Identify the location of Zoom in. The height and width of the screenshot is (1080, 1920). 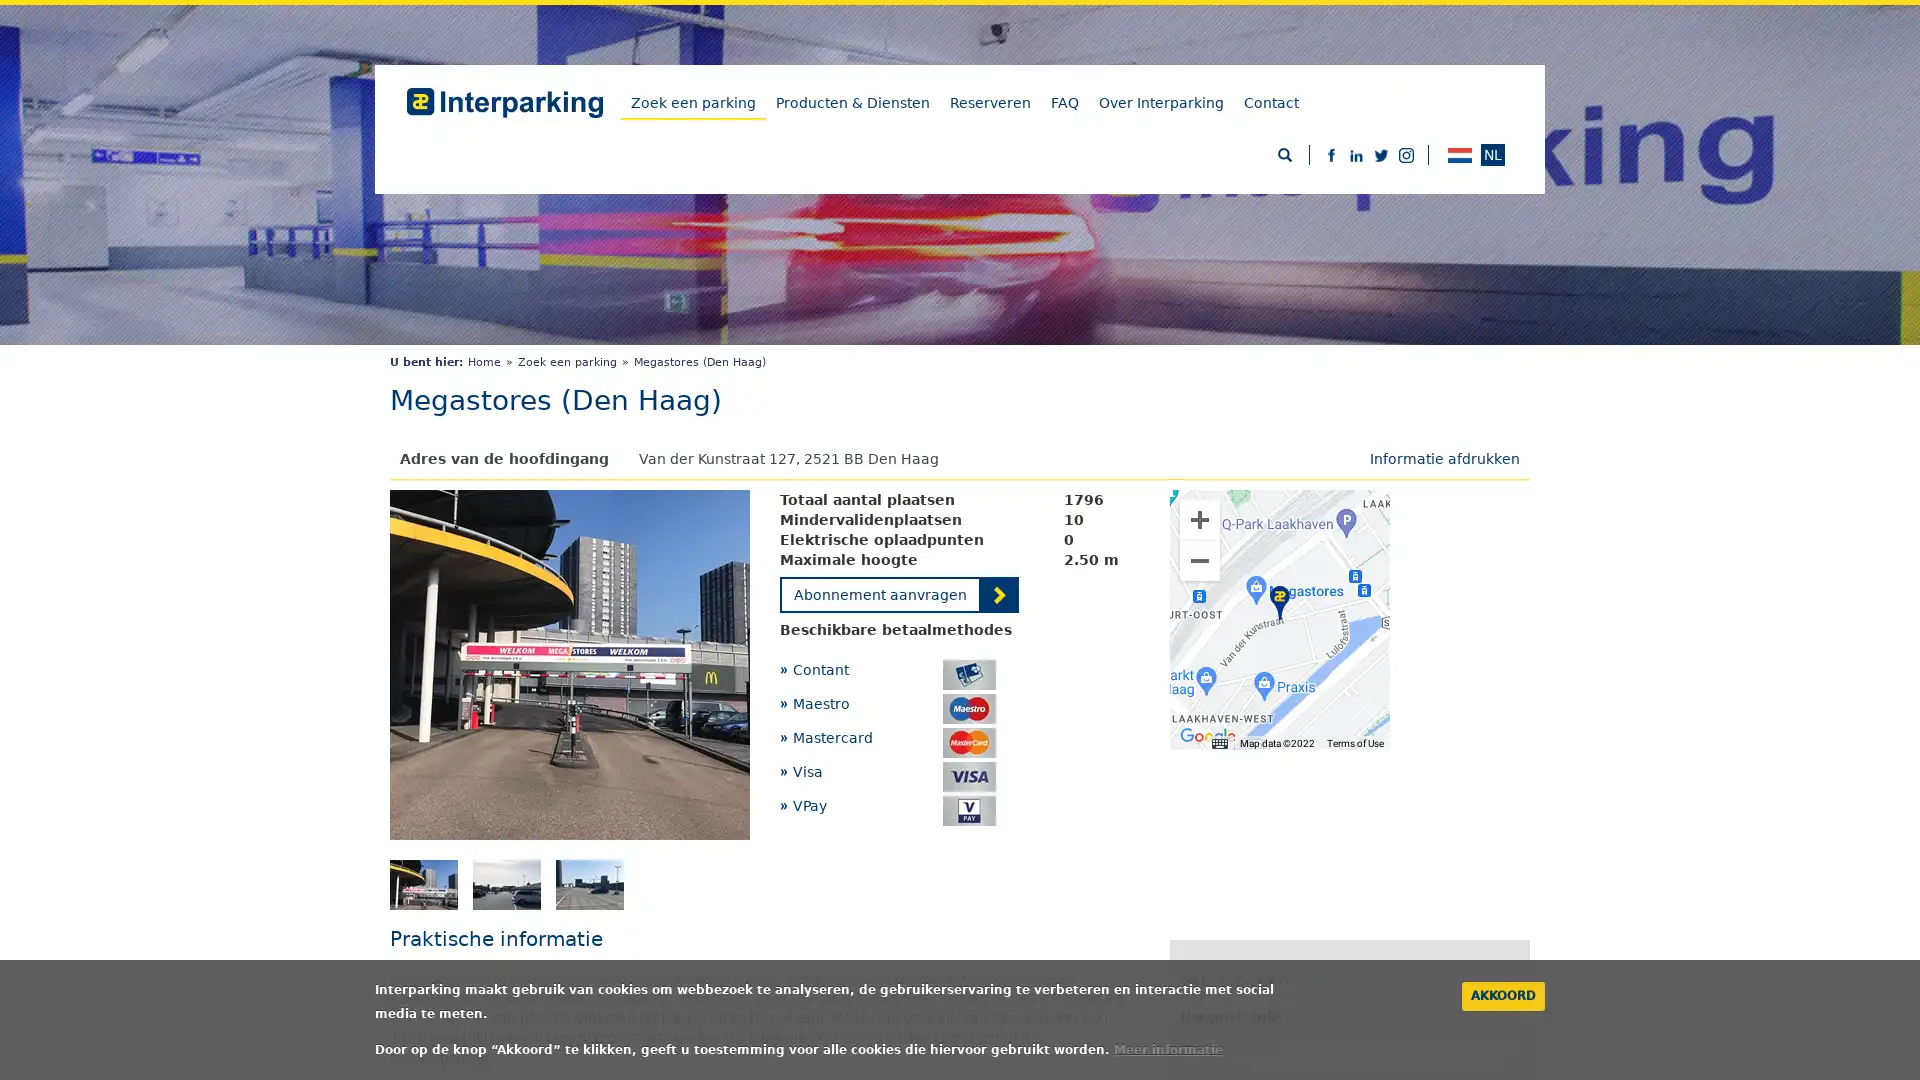
(1200, 519).